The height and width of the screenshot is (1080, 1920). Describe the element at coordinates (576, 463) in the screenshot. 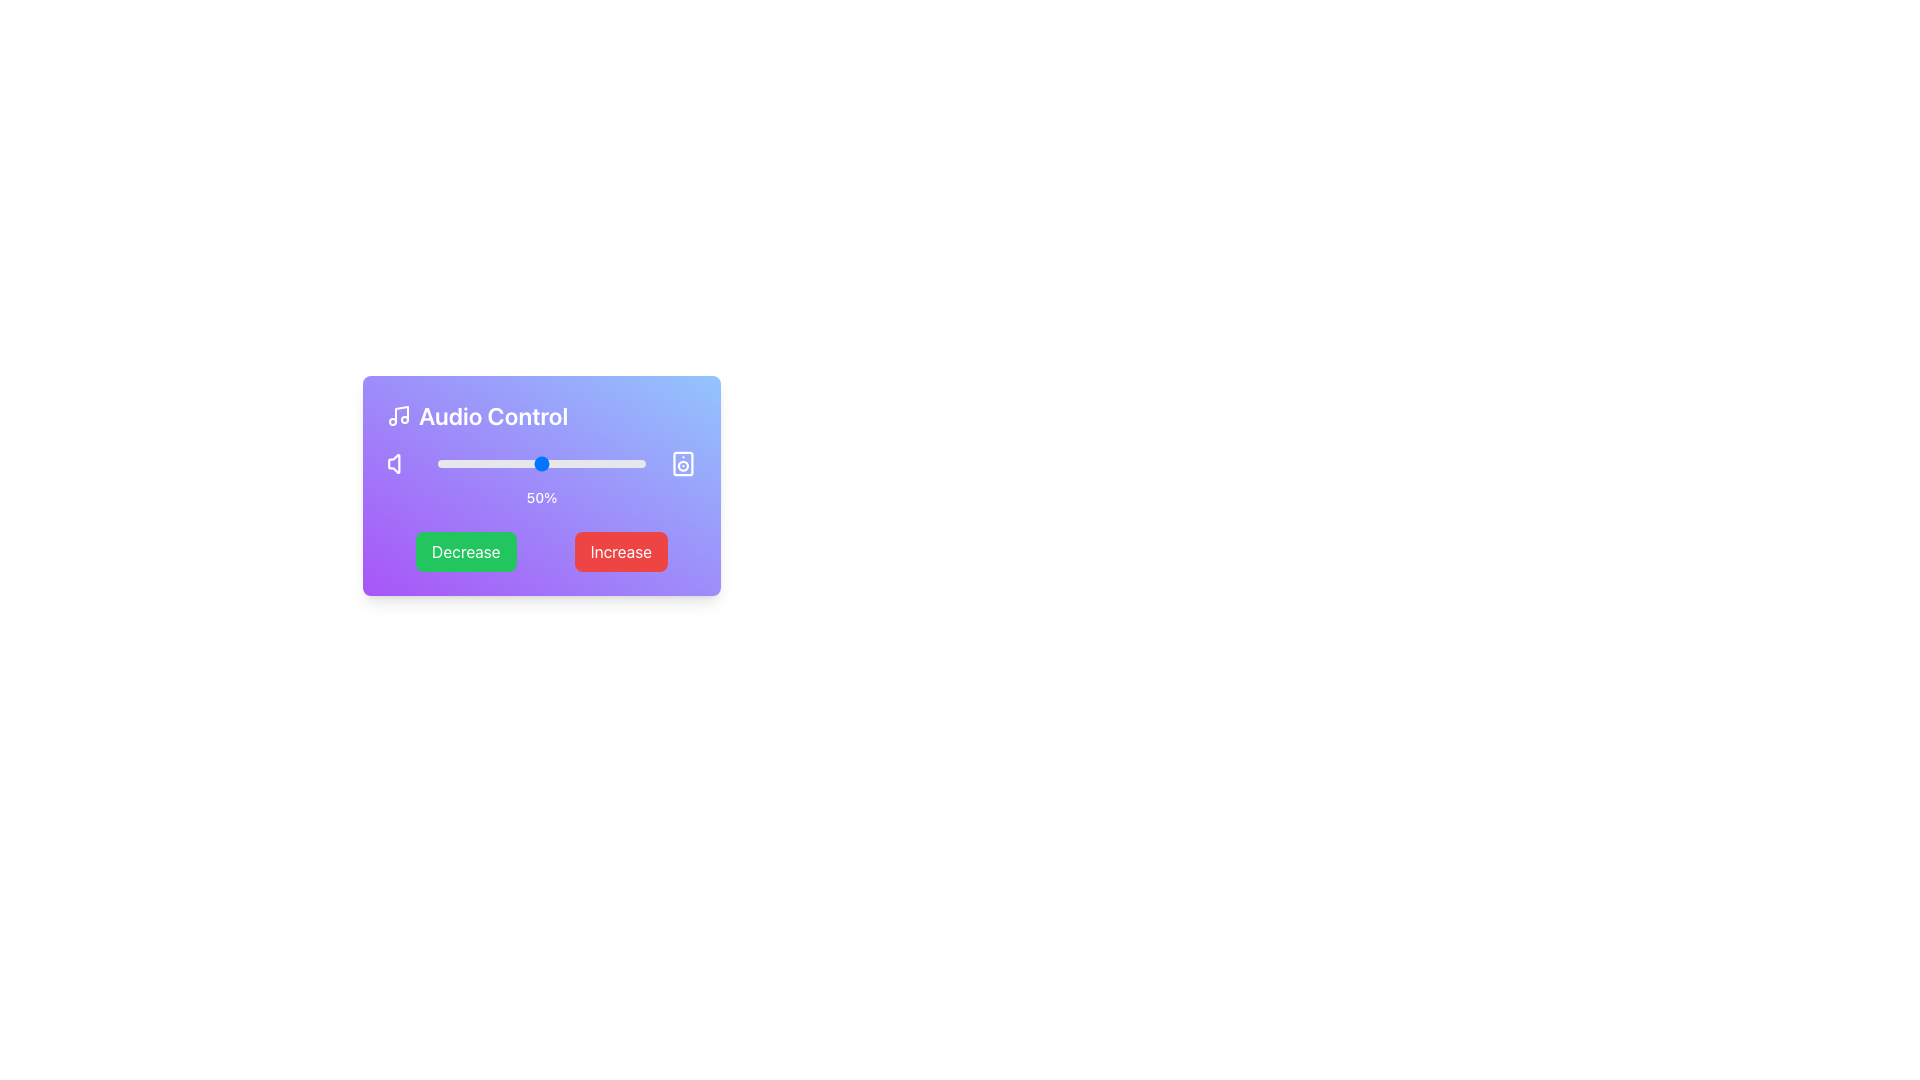

I see `volume` at that location.